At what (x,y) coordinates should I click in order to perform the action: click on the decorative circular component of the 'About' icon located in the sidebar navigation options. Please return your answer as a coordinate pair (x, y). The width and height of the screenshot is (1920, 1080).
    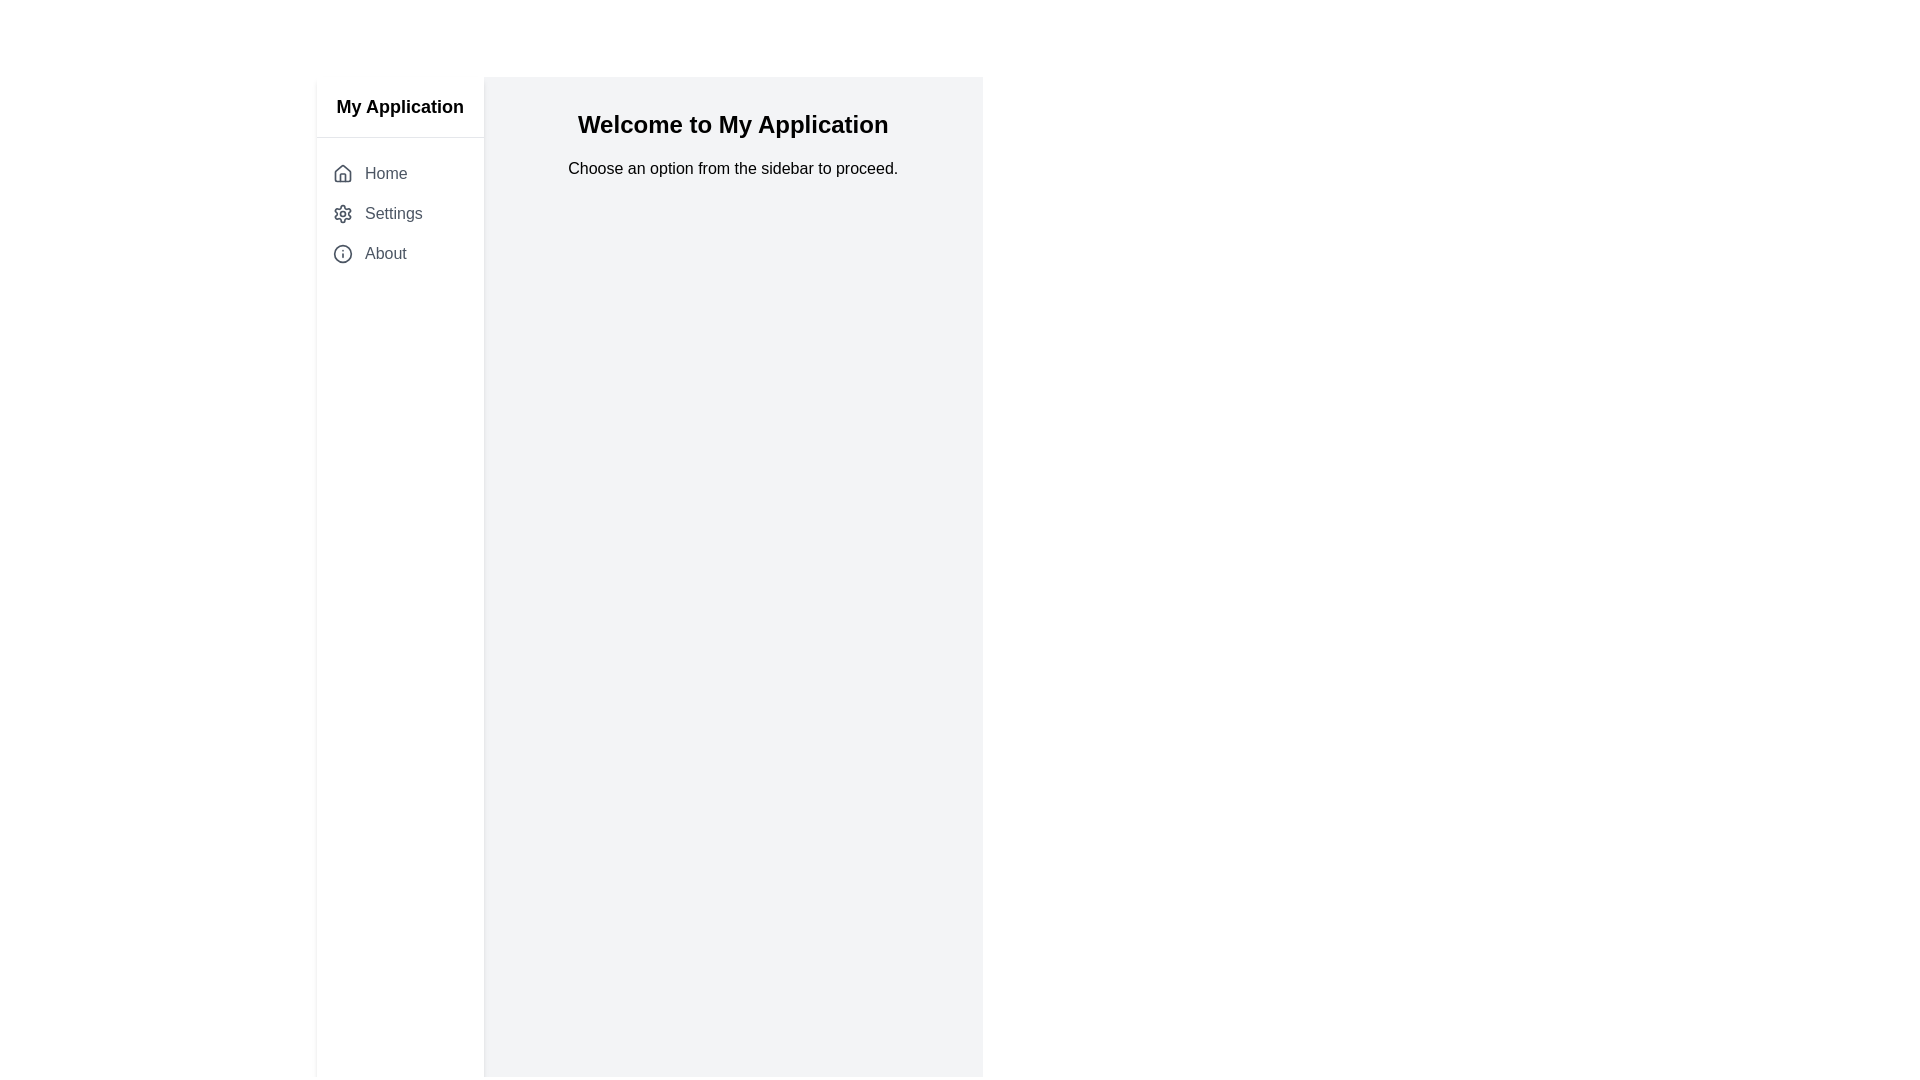
    Looking at the image, I should click on (342, 253).